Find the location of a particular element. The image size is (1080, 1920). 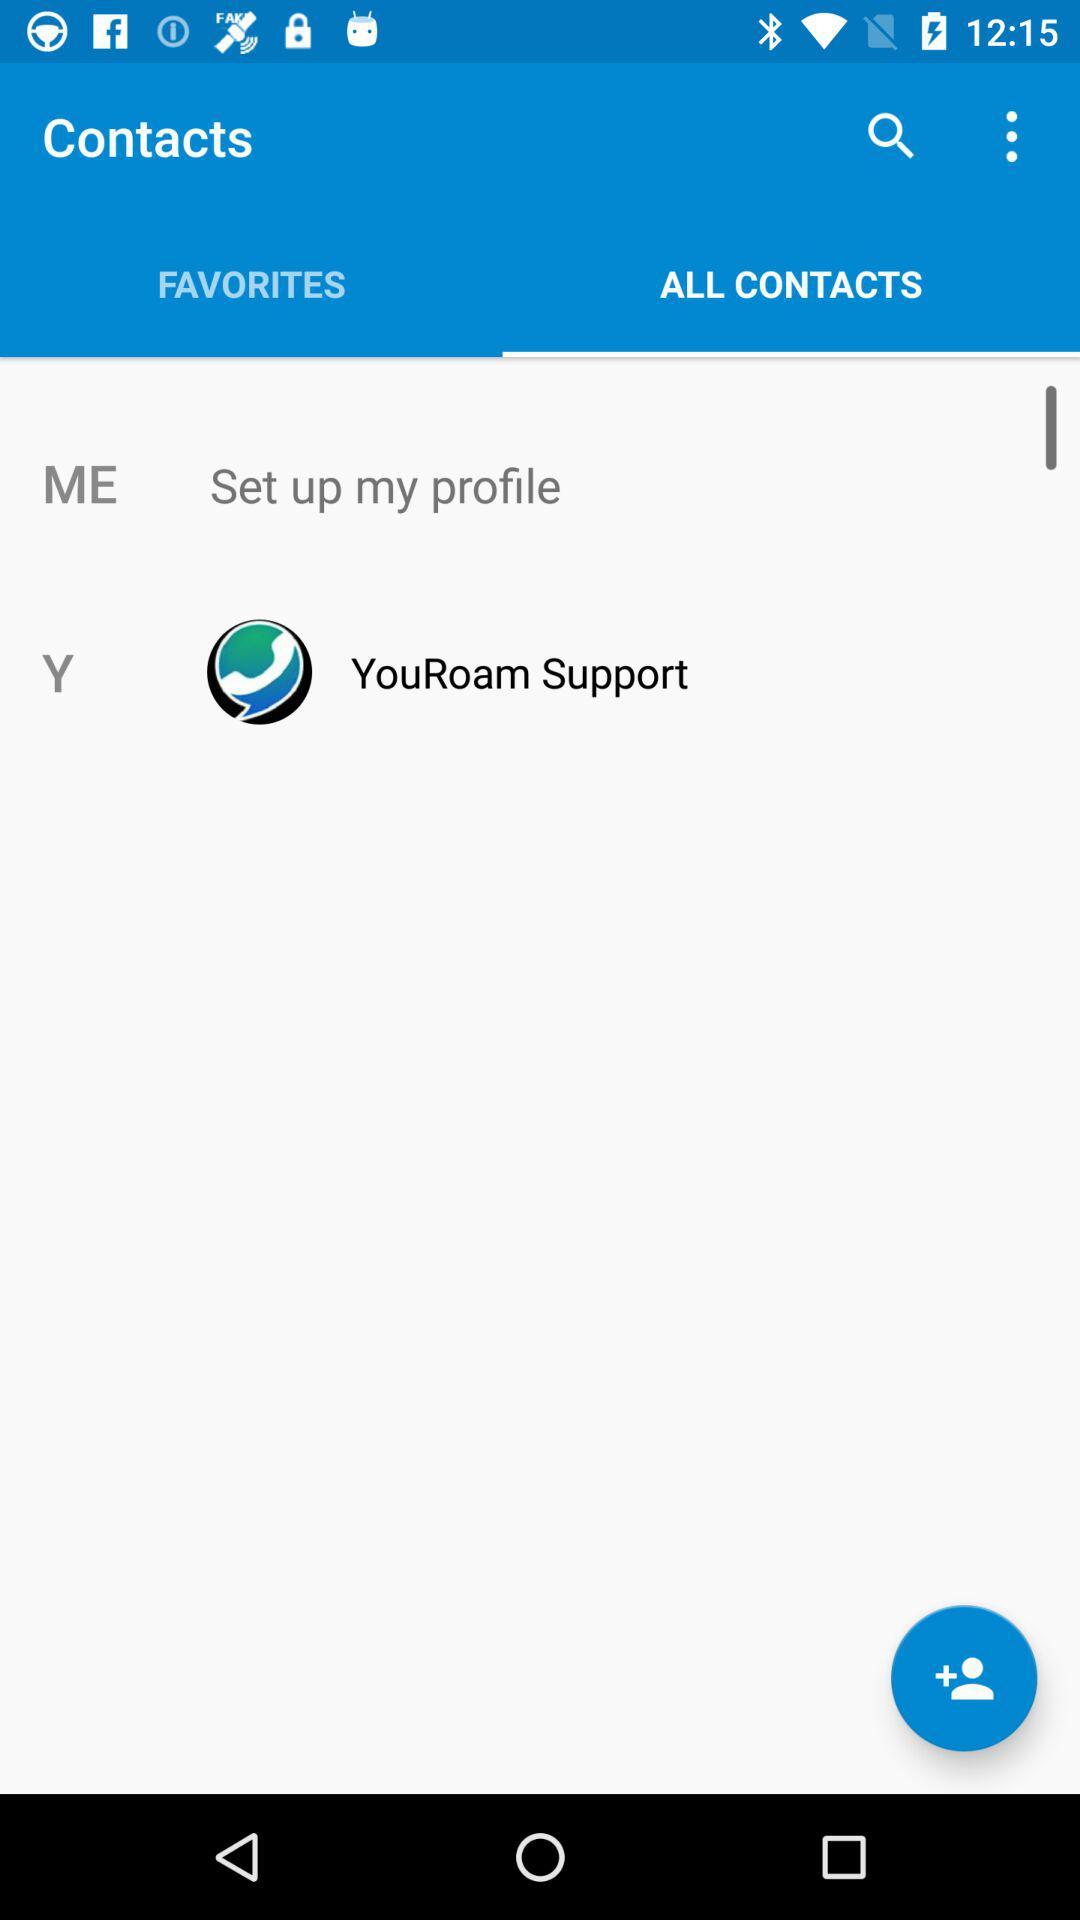

favorites item is located at coordinates (250, 282).